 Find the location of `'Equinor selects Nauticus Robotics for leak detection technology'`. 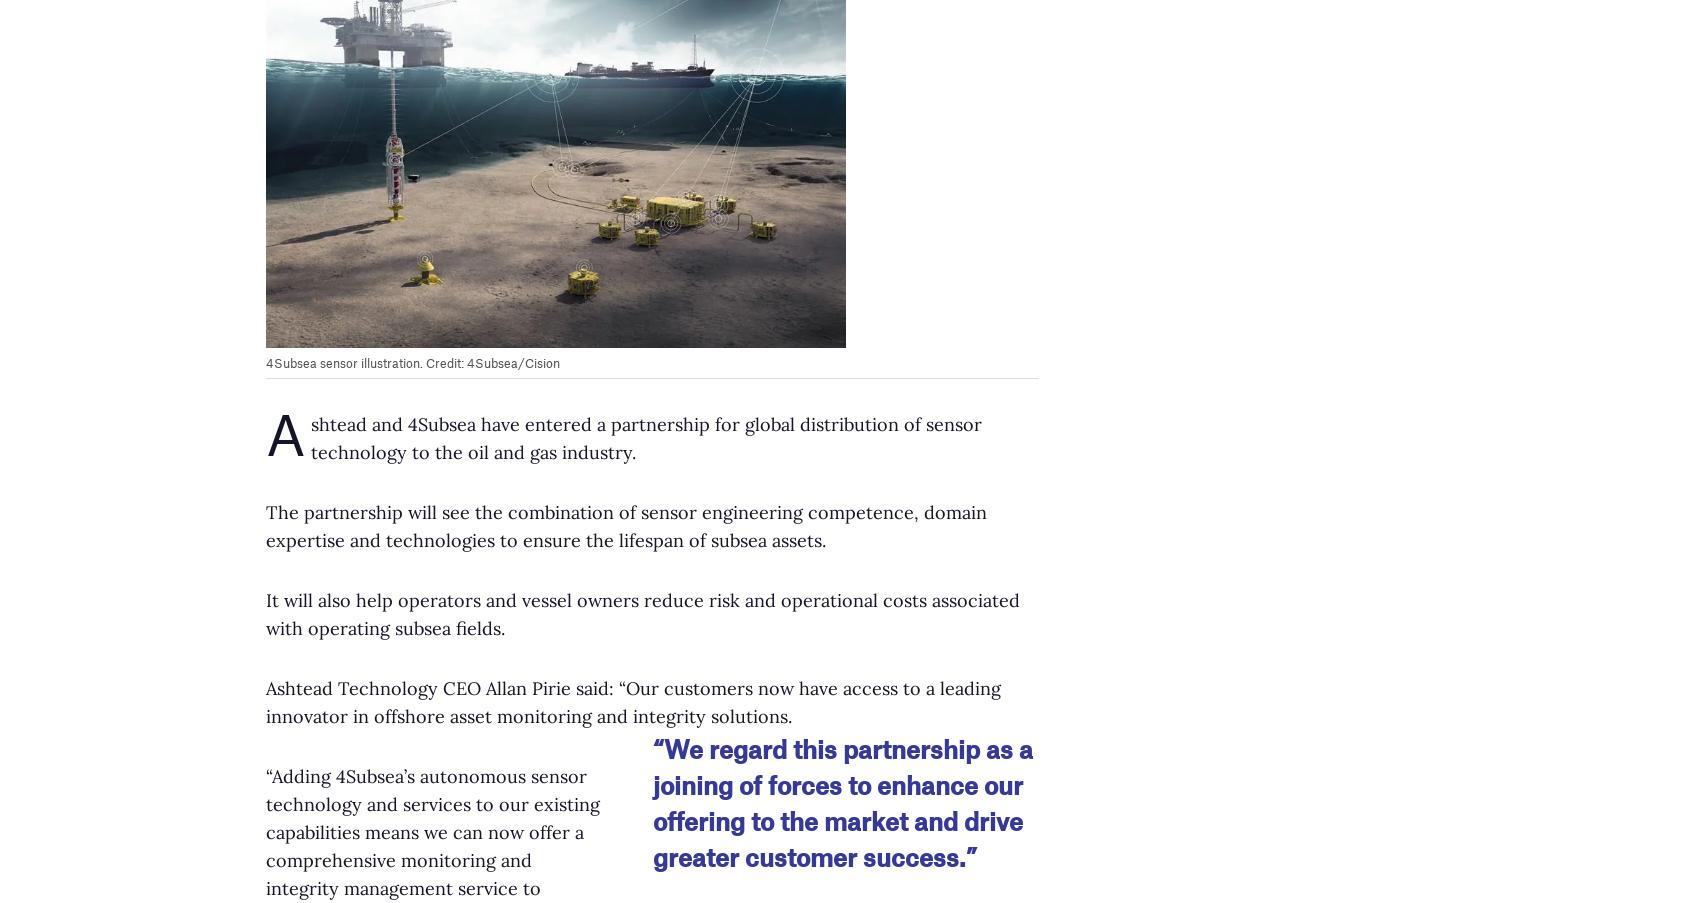

'Equinor selects Nauticus Robotics for leak detection technology' is located at coordinates (655, 760).